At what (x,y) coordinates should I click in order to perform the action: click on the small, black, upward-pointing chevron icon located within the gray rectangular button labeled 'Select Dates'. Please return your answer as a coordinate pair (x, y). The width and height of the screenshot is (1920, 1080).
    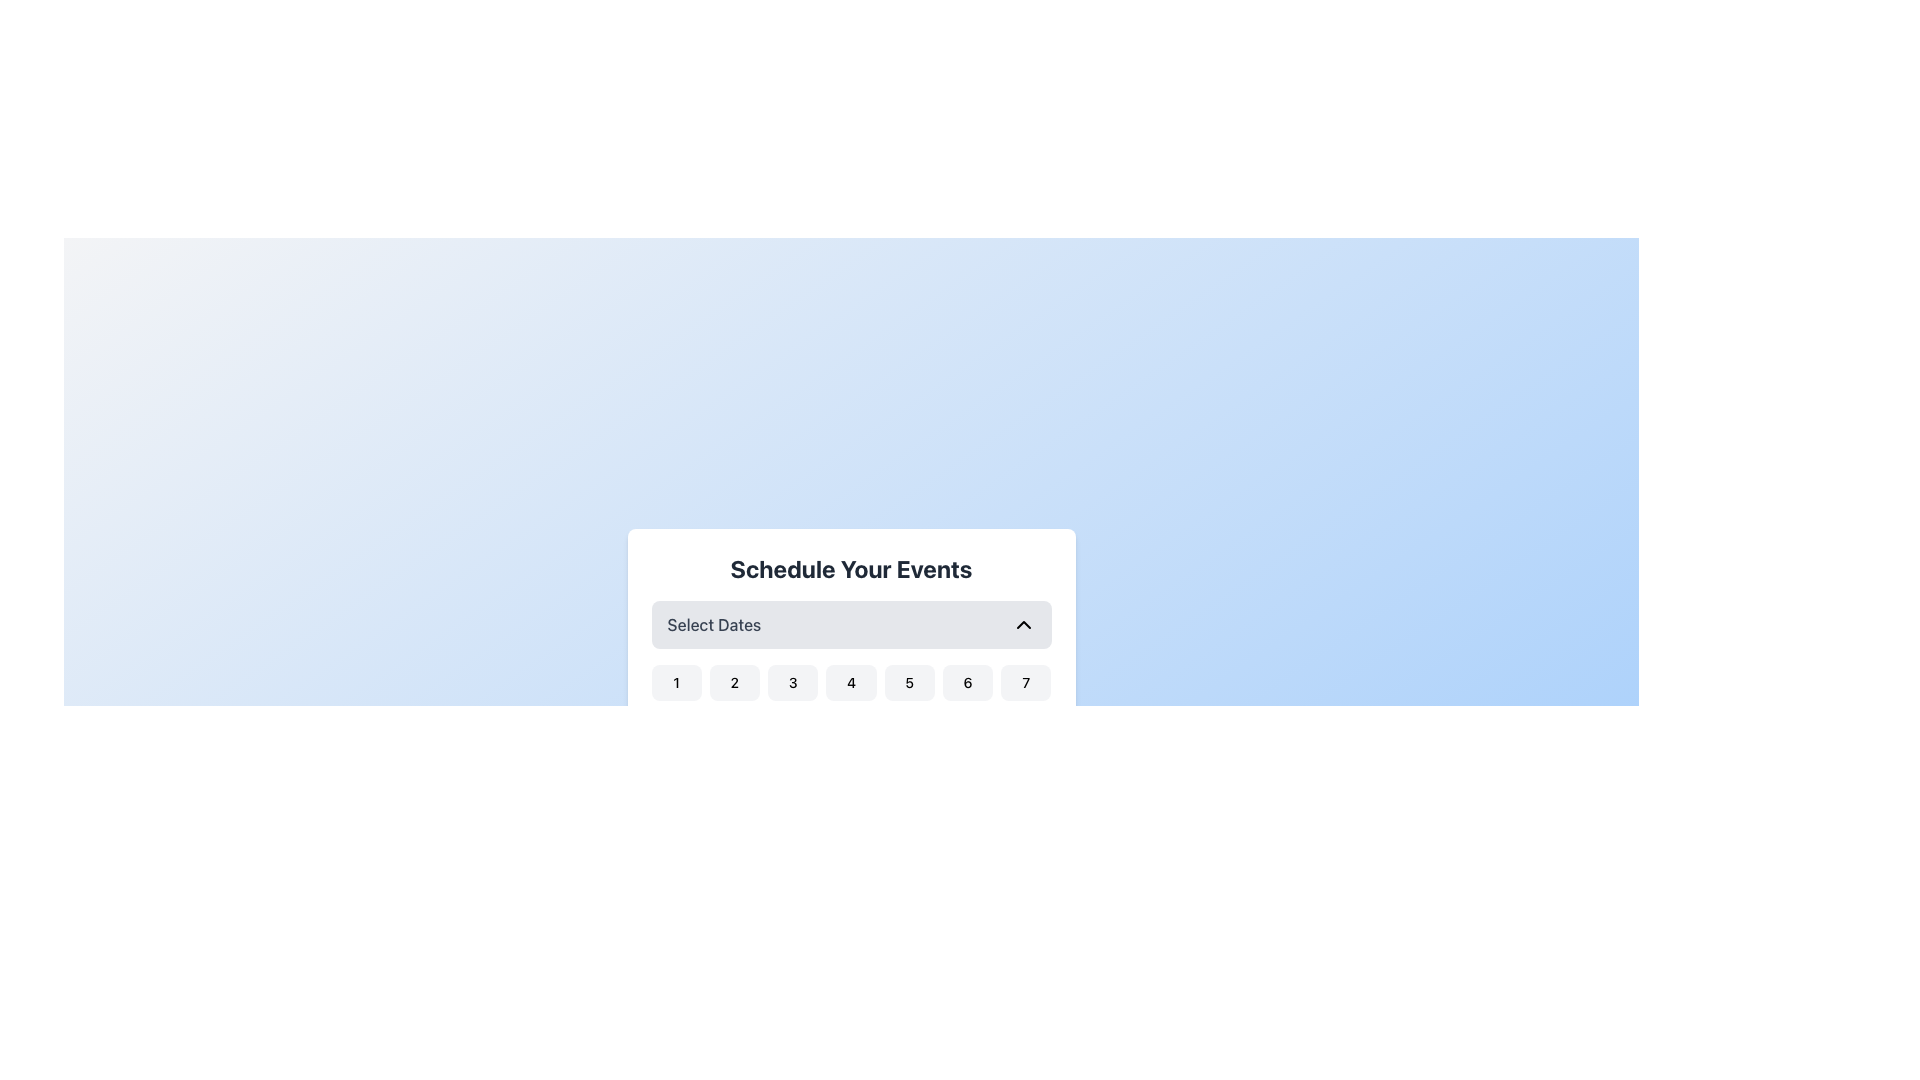
    Looking at the image, I should click on (1023, 624).